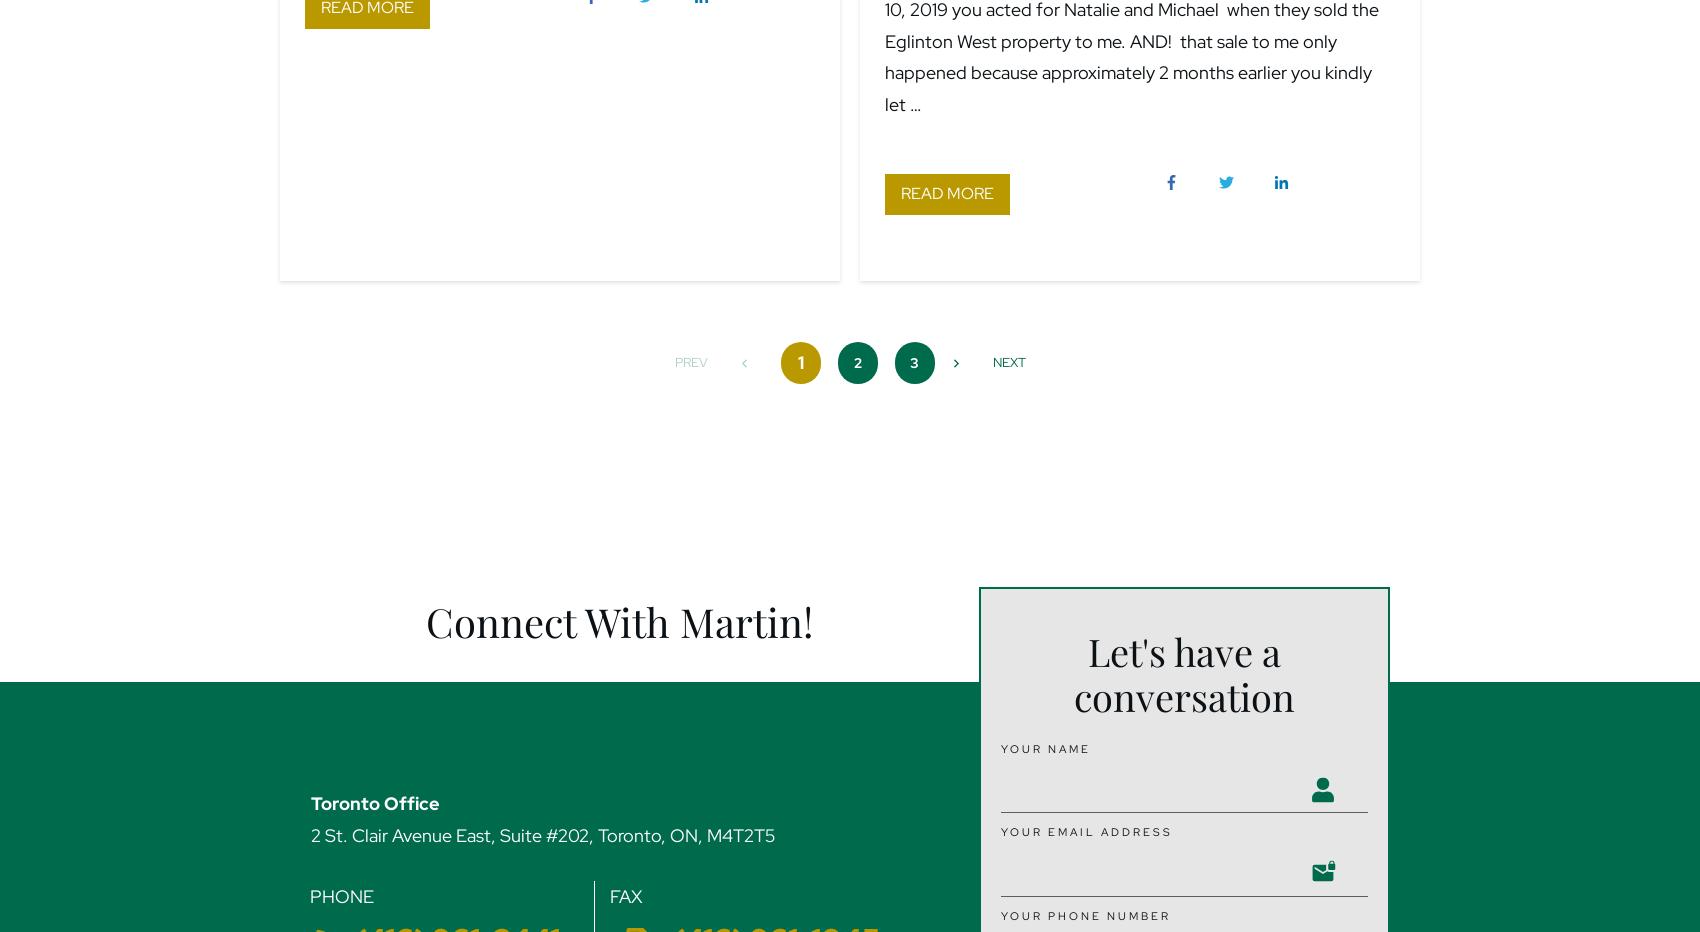 The height and width of the screenshot is (932, 1700). What do you see at coordinates (853, 360) in the screenshot?
I see `'2'` at bounding box center [853, 360].